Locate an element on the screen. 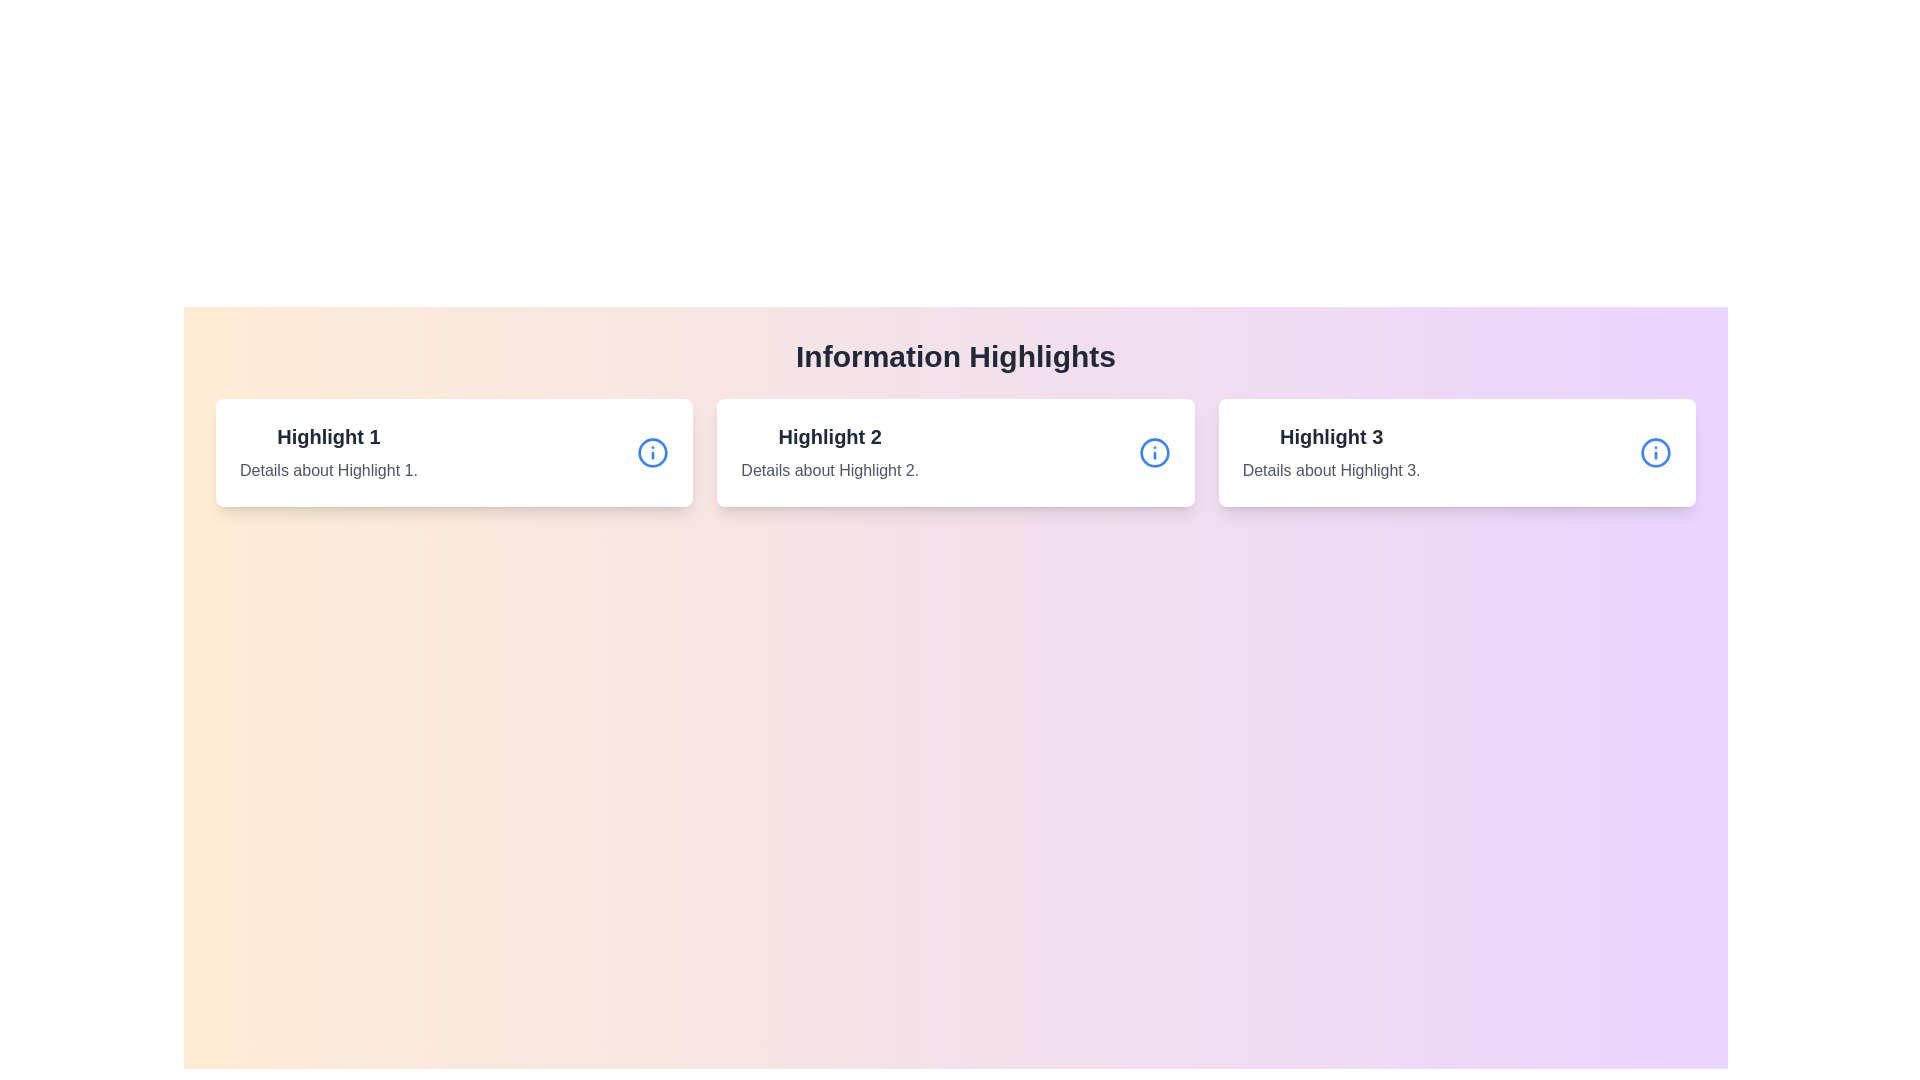 The image size is (1920, 1080). details displayed in the text component showing 'Details about Highlight 2.' which is located beneath the heading 'Highlight 2' in the central card of the summary cards is located at coordinates (830, 470).